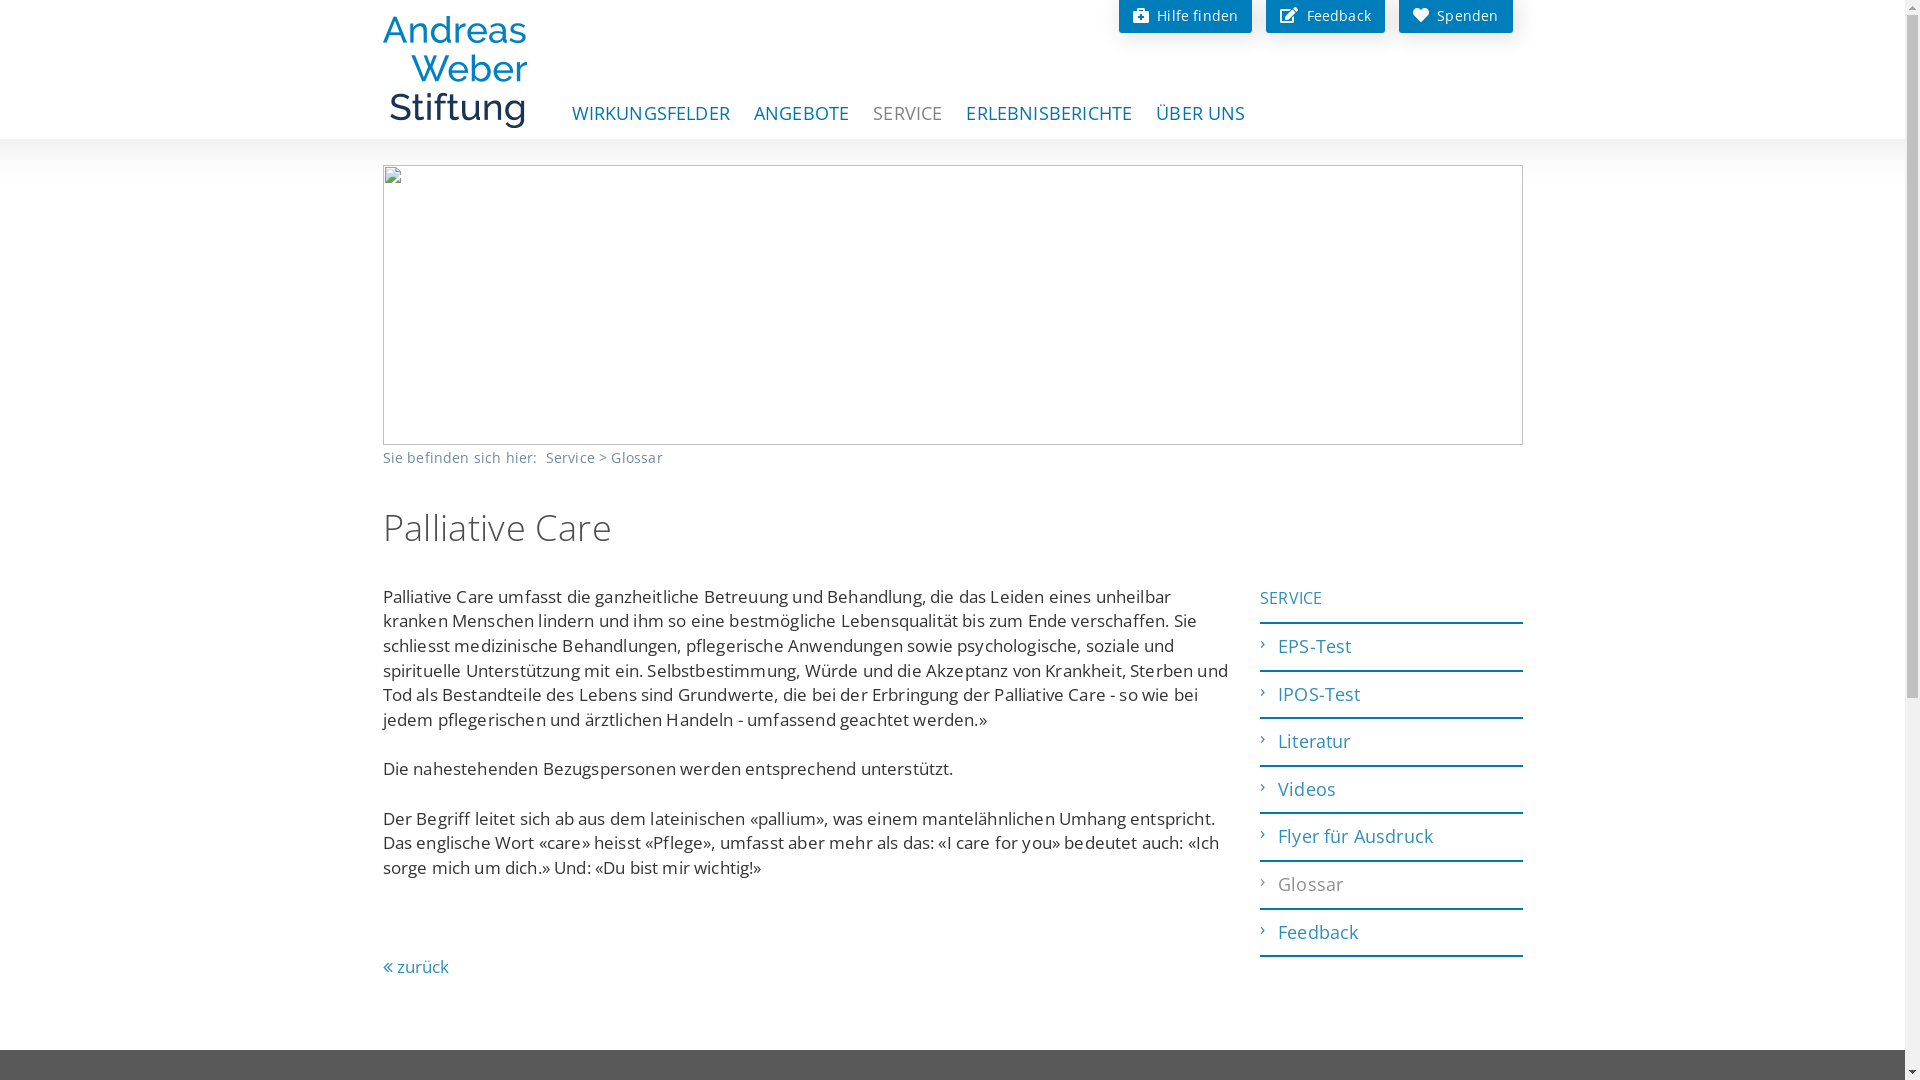 The height and width of the screenshot is (1080, 1920). I want to click on 'Glossar', so click(635, 457).